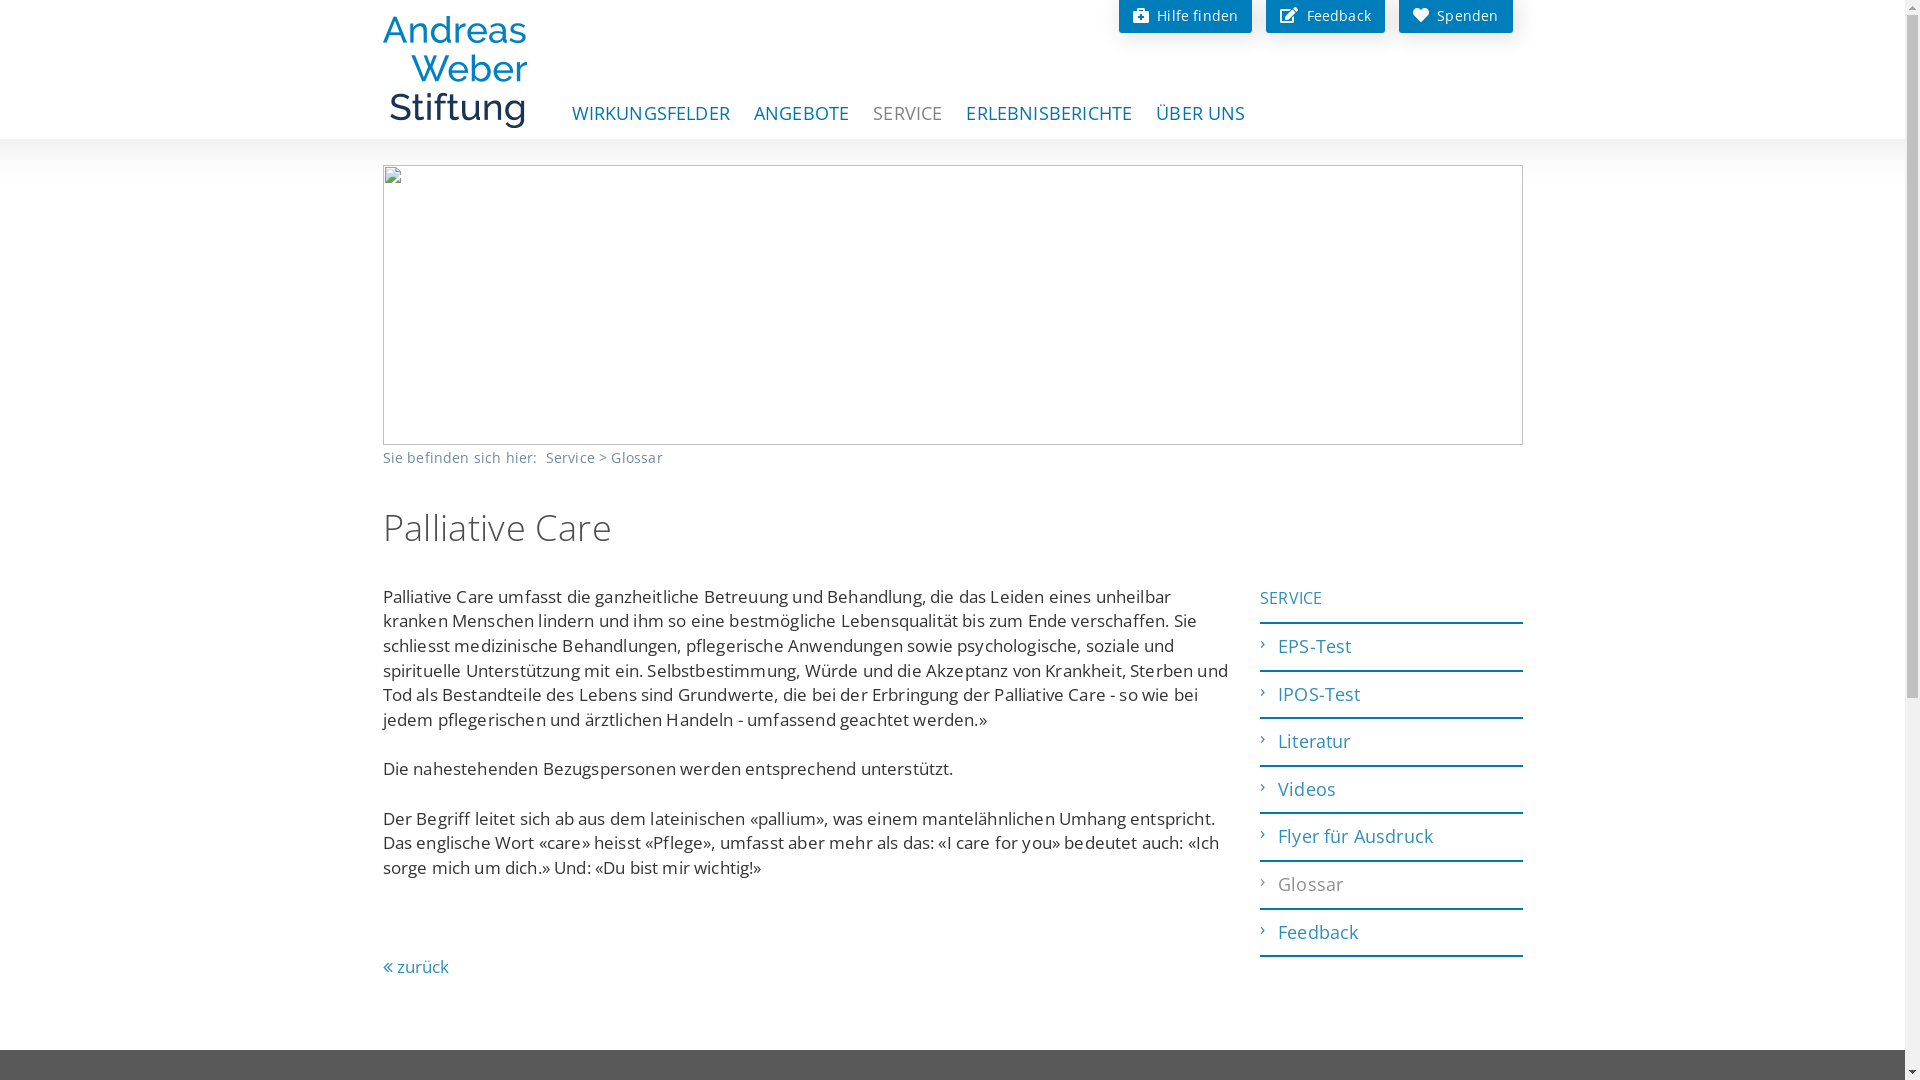 The height and width of the screenshot is (1080, 1920). I want to click on 'Glossar', so click(635, 457).